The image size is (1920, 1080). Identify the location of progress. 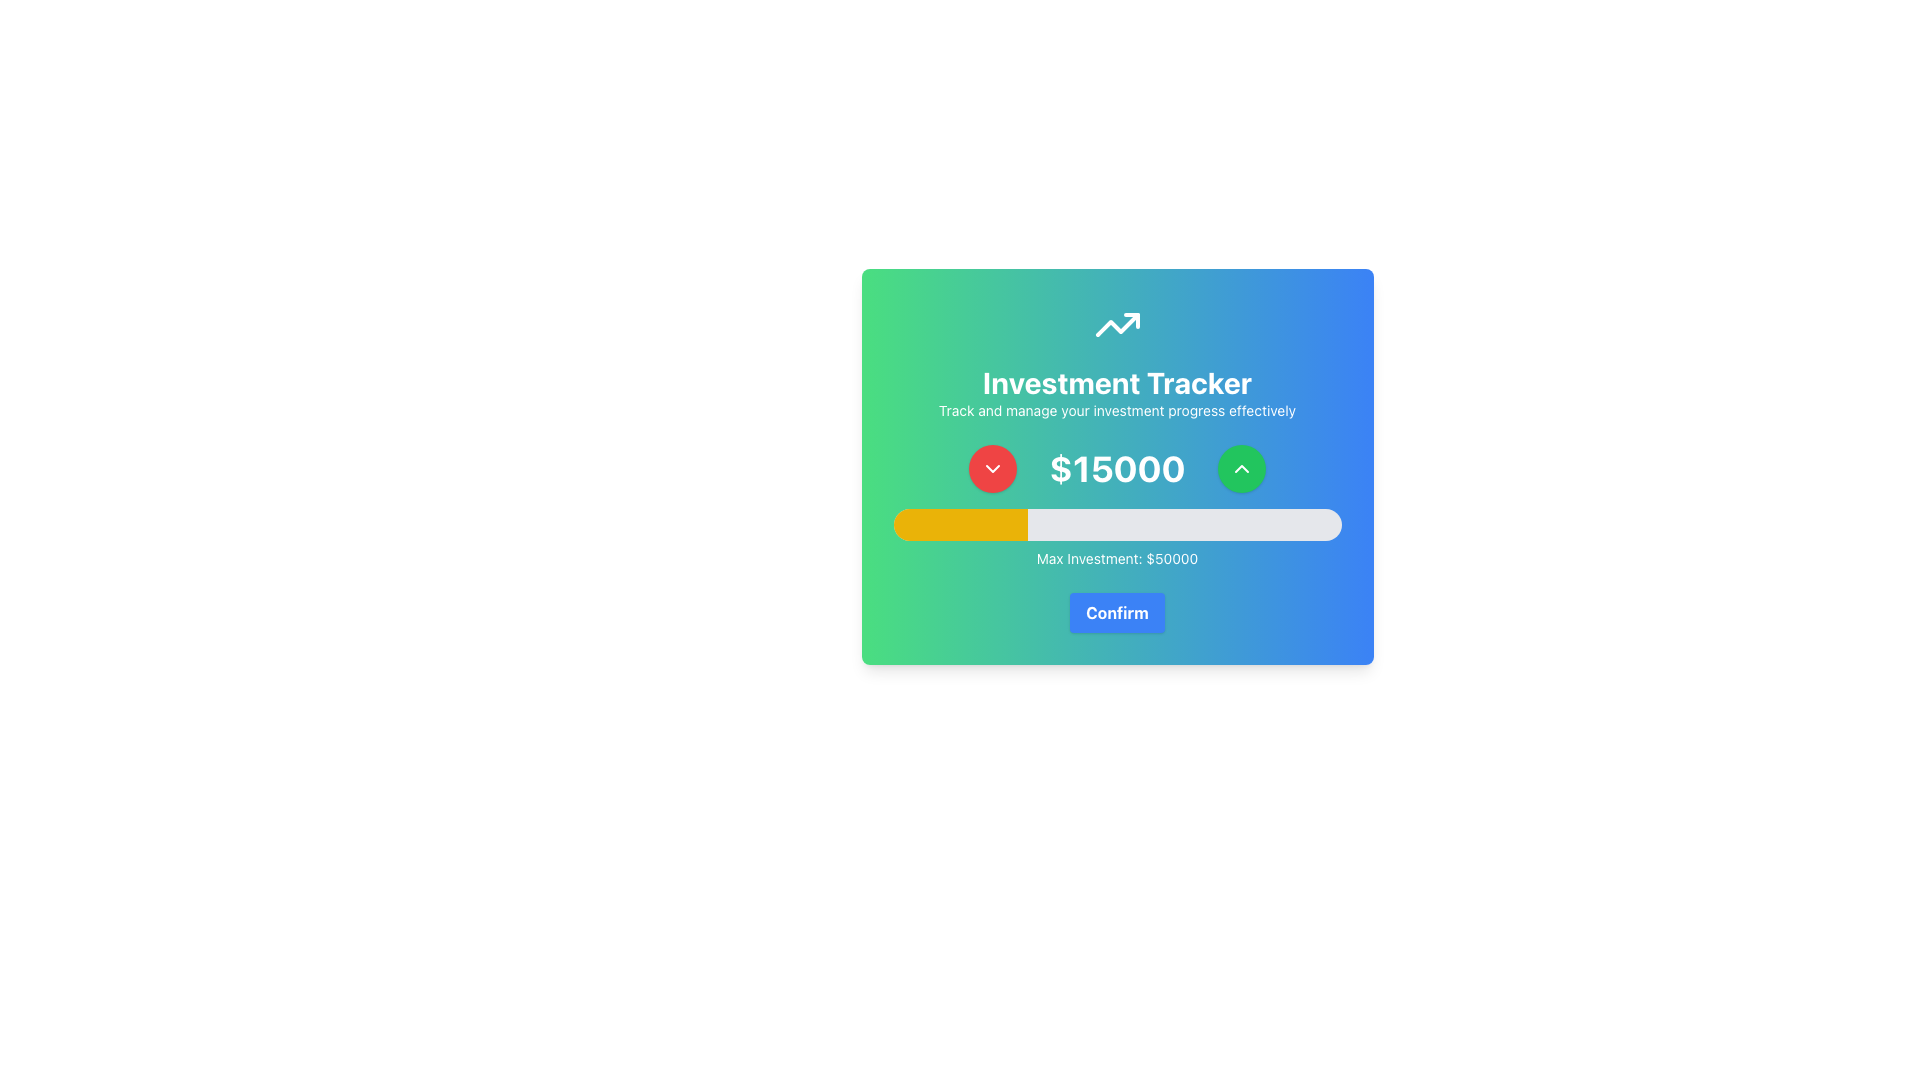
(1148, 523).